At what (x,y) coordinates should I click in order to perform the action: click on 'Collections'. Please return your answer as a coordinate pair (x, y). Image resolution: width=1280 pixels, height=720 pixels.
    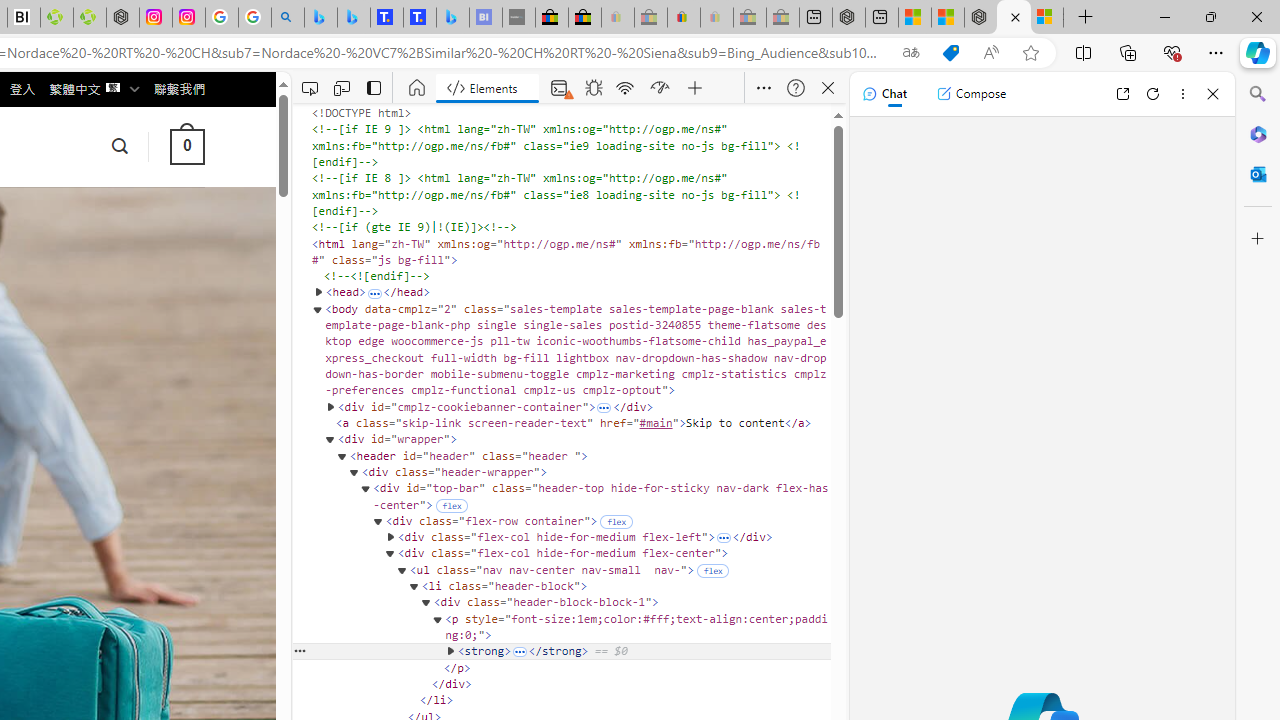
    Looking at the image, I should click on (1128, 51).